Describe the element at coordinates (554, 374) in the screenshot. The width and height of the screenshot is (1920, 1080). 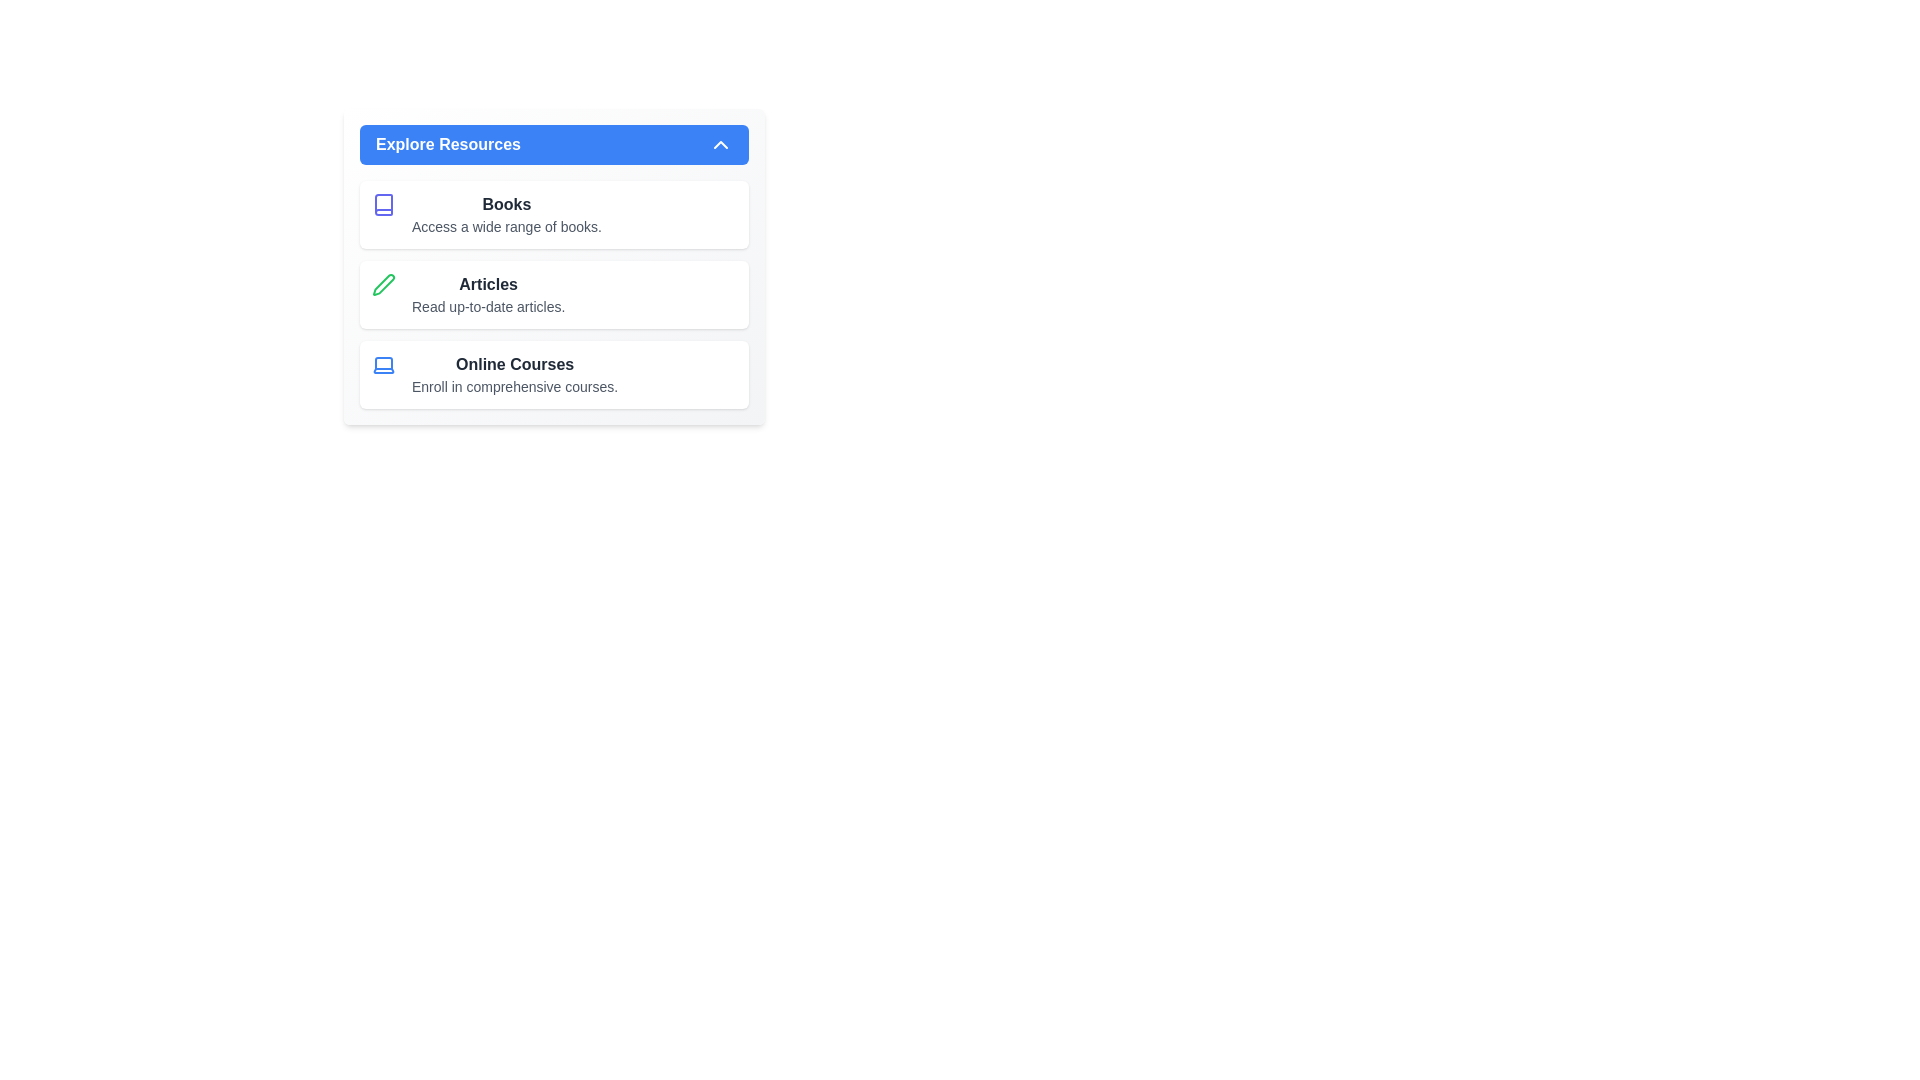
I see `the third card in the vertical list under the 'Explore Resources' header` at that location.